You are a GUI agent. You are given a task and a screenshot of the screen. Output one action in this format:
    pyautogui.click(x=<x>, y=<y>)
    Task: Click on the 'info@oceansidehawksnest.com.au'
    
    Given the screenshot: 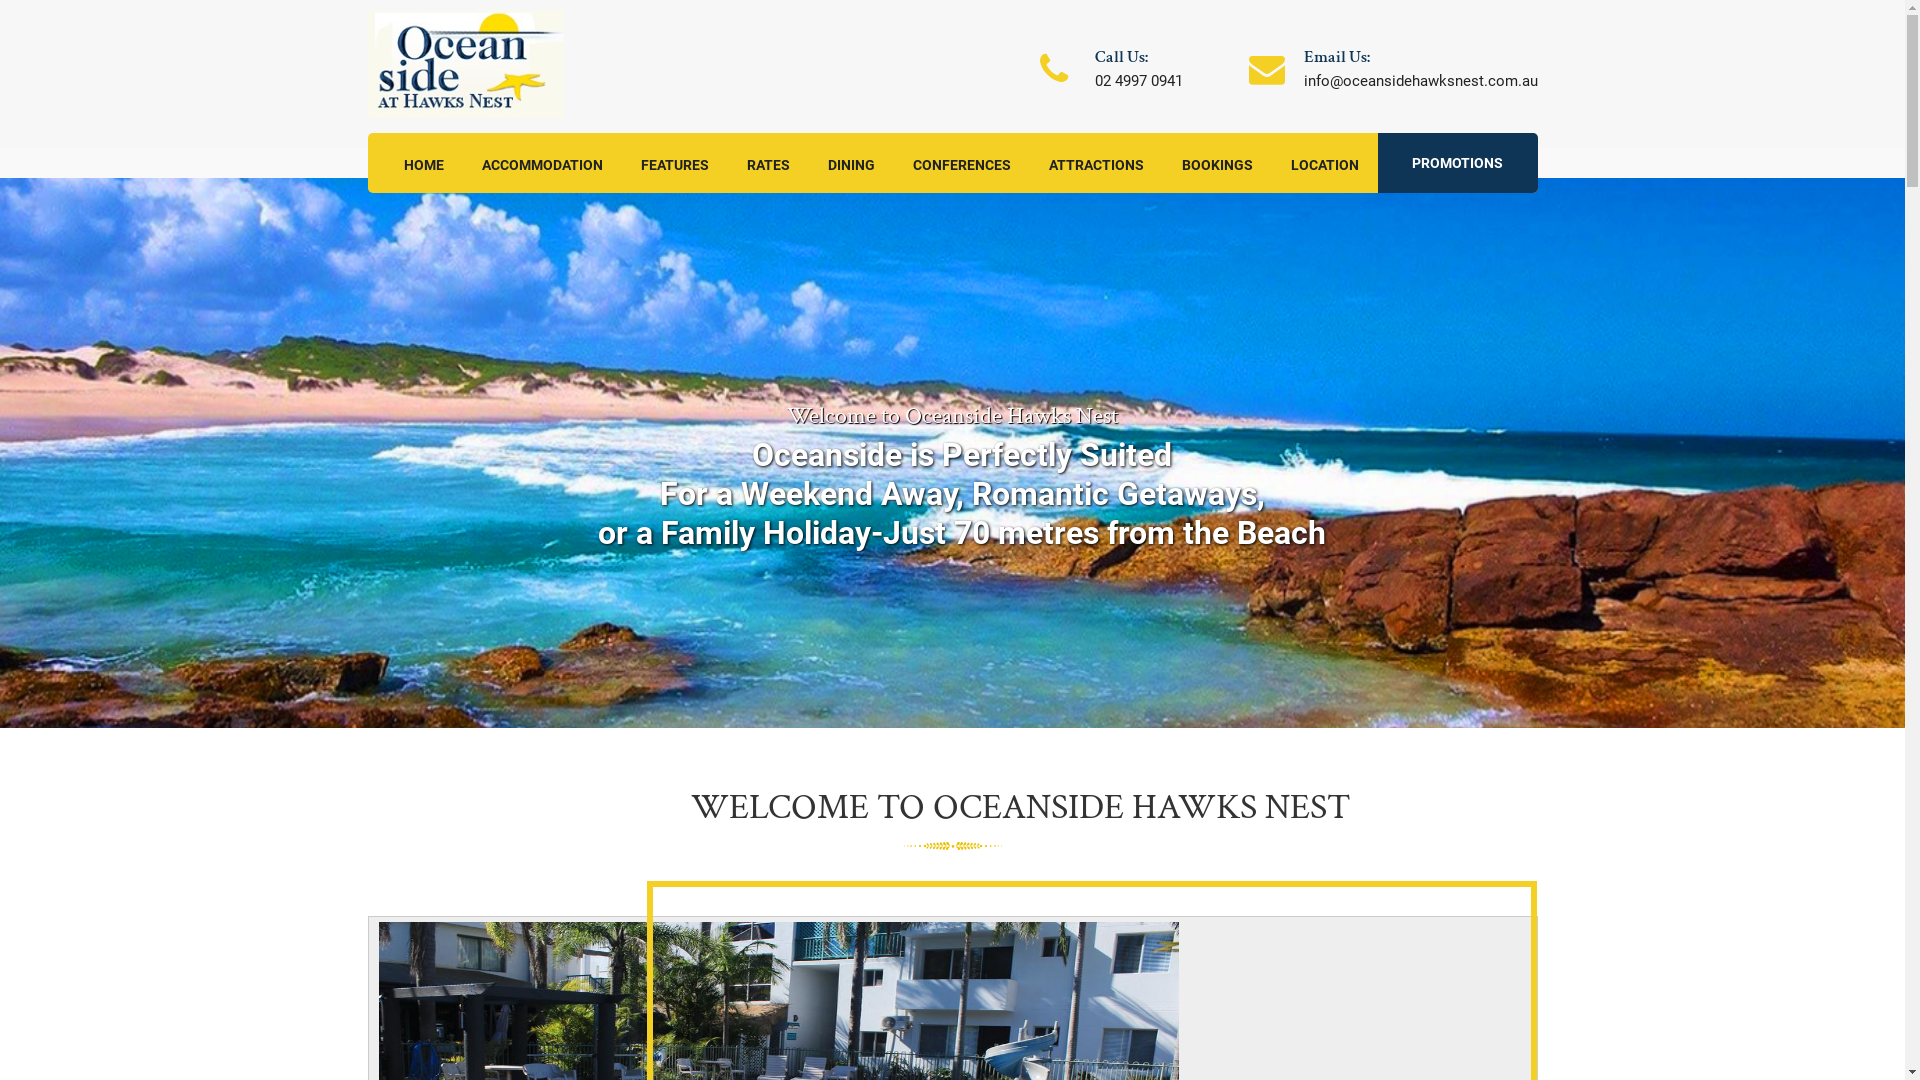 What is the action you would take?
    pyautogui.click(x=1304, y=80)
    